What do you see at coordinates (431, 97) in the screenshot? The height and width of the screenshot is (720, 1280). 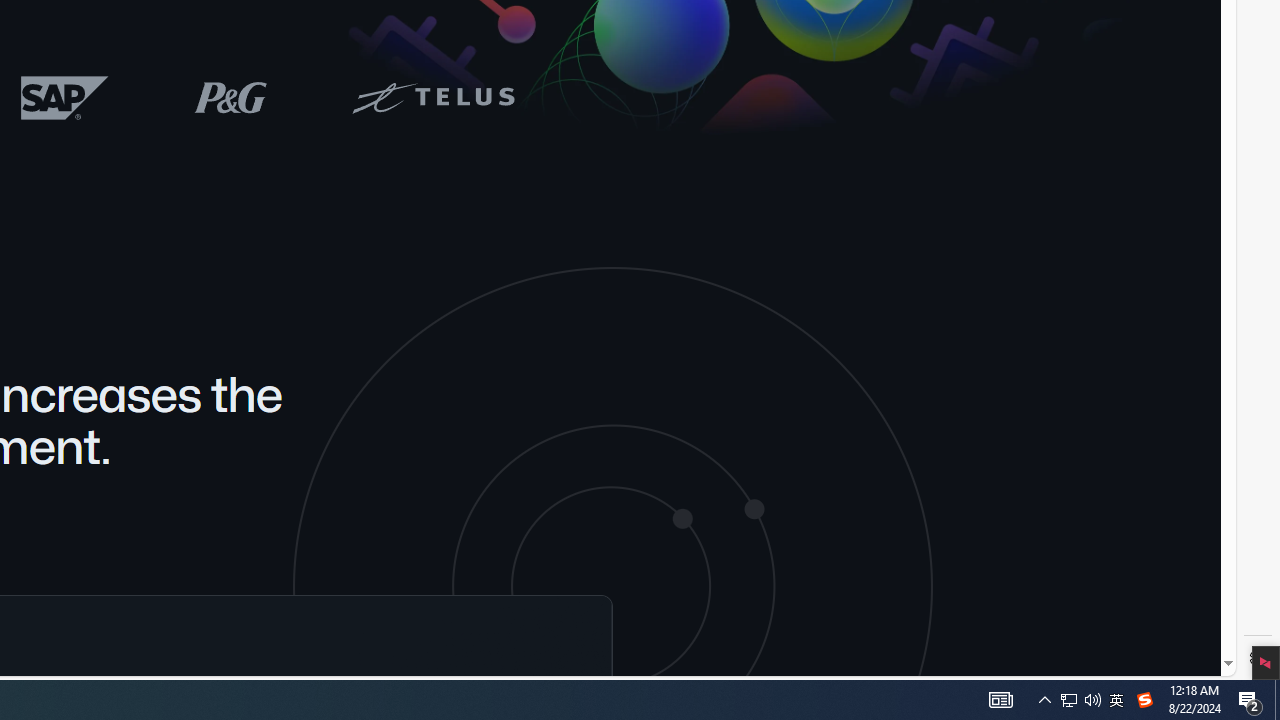 I see `'Telus logo'` at bounding box center [431, 97].